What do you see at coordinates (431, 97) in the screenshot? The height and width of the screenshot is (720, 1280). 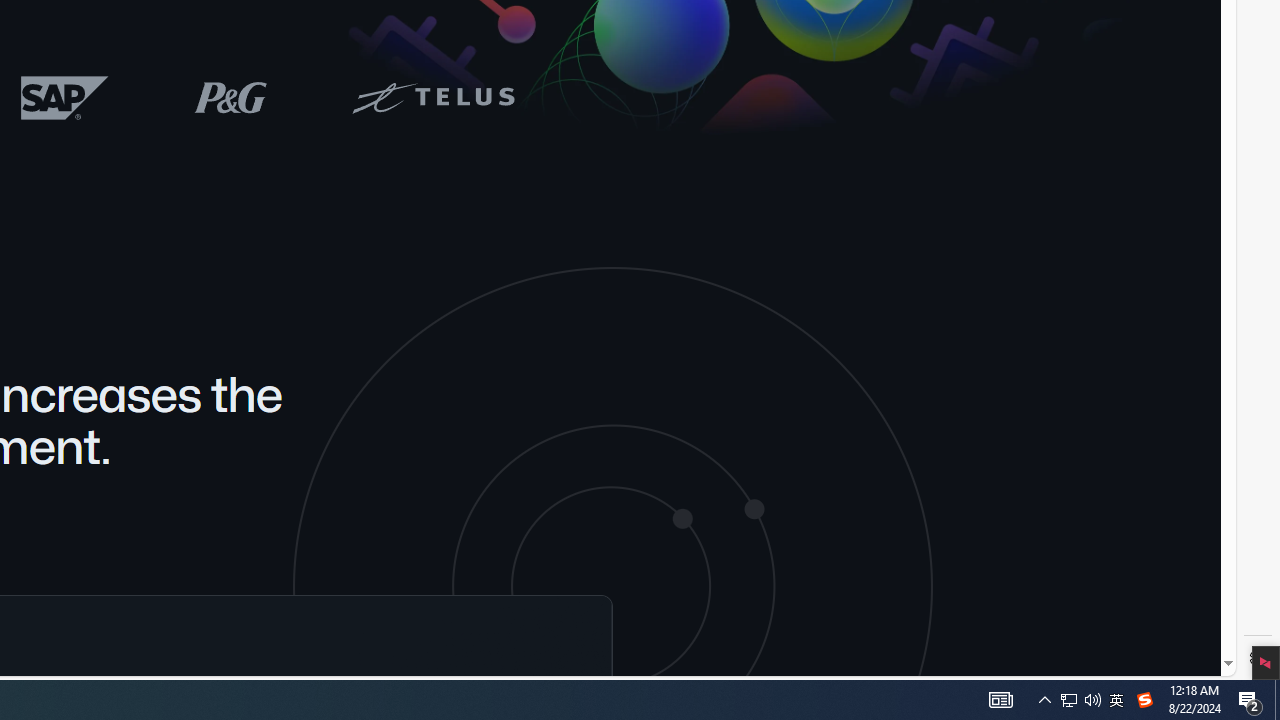 I see `'Telus logo'` at bounding box center [431, 97].